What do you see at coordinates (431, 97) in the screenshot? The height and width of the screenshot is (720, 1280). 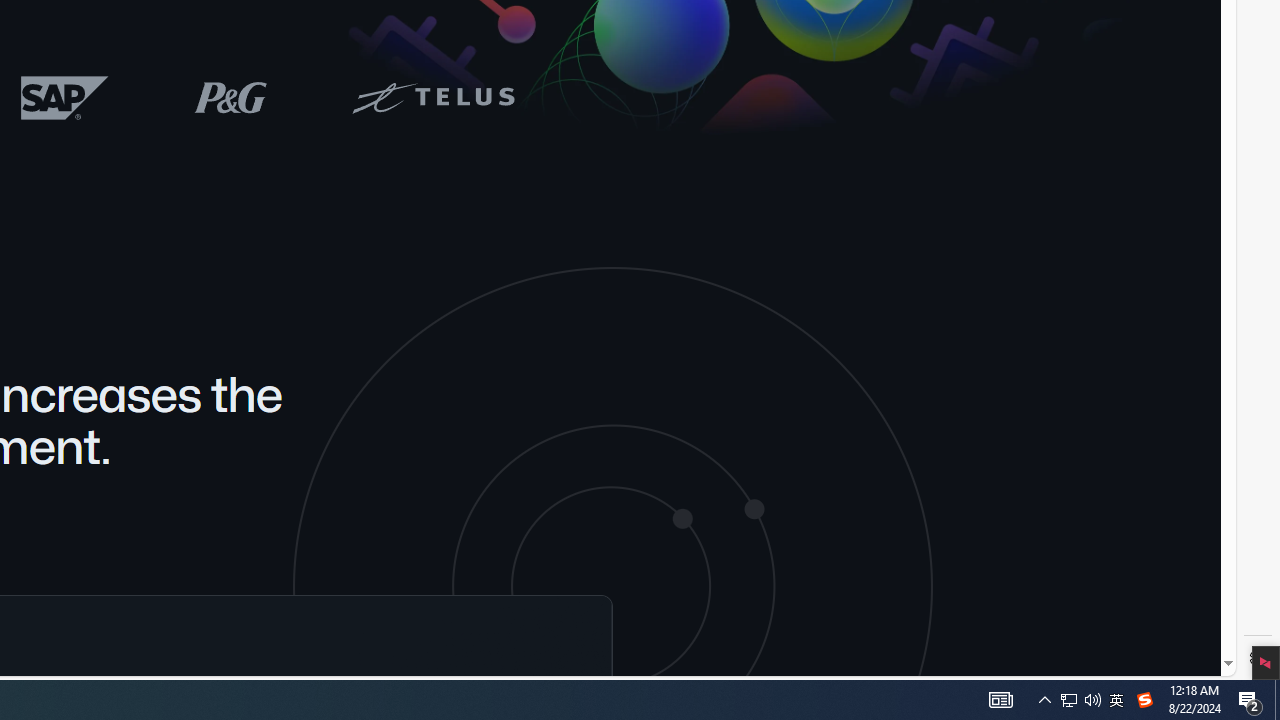 I see `'Telus logo'` at bounding box center [431, 97].